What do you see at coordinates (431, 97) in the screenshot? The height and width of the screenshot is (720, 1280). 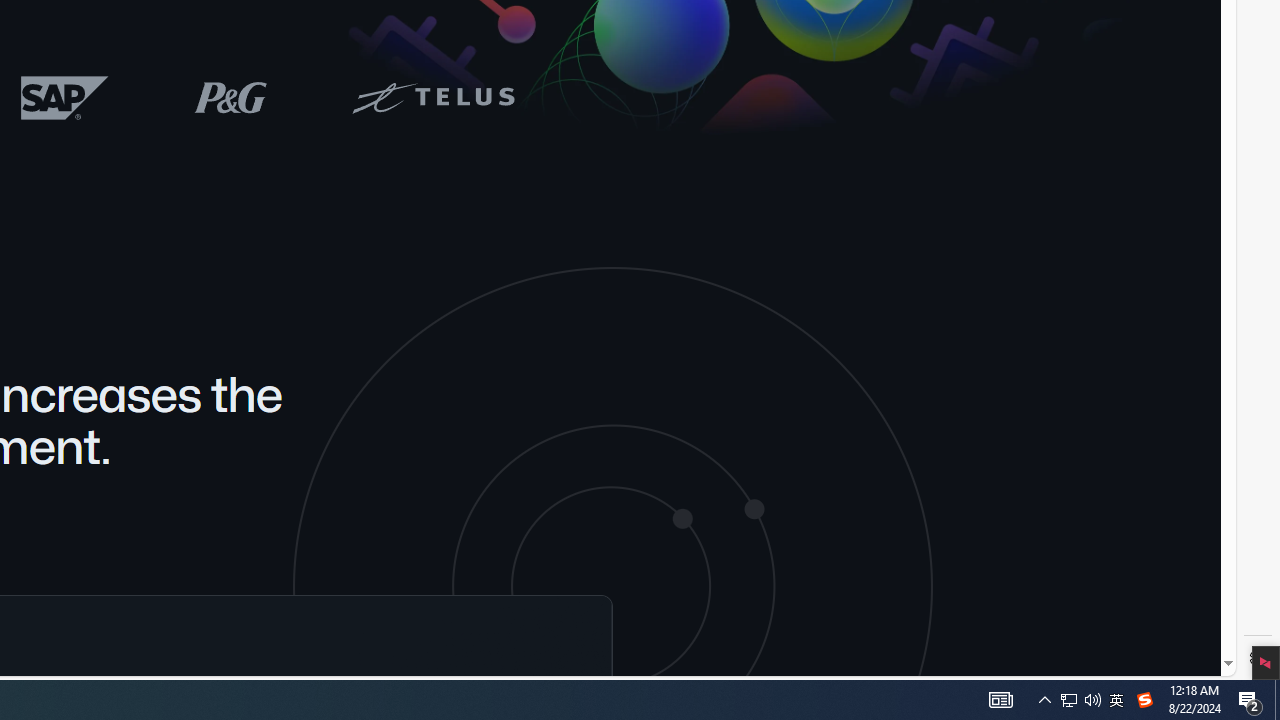 I see `'Telus logo'` at bounding box center [431, 97].